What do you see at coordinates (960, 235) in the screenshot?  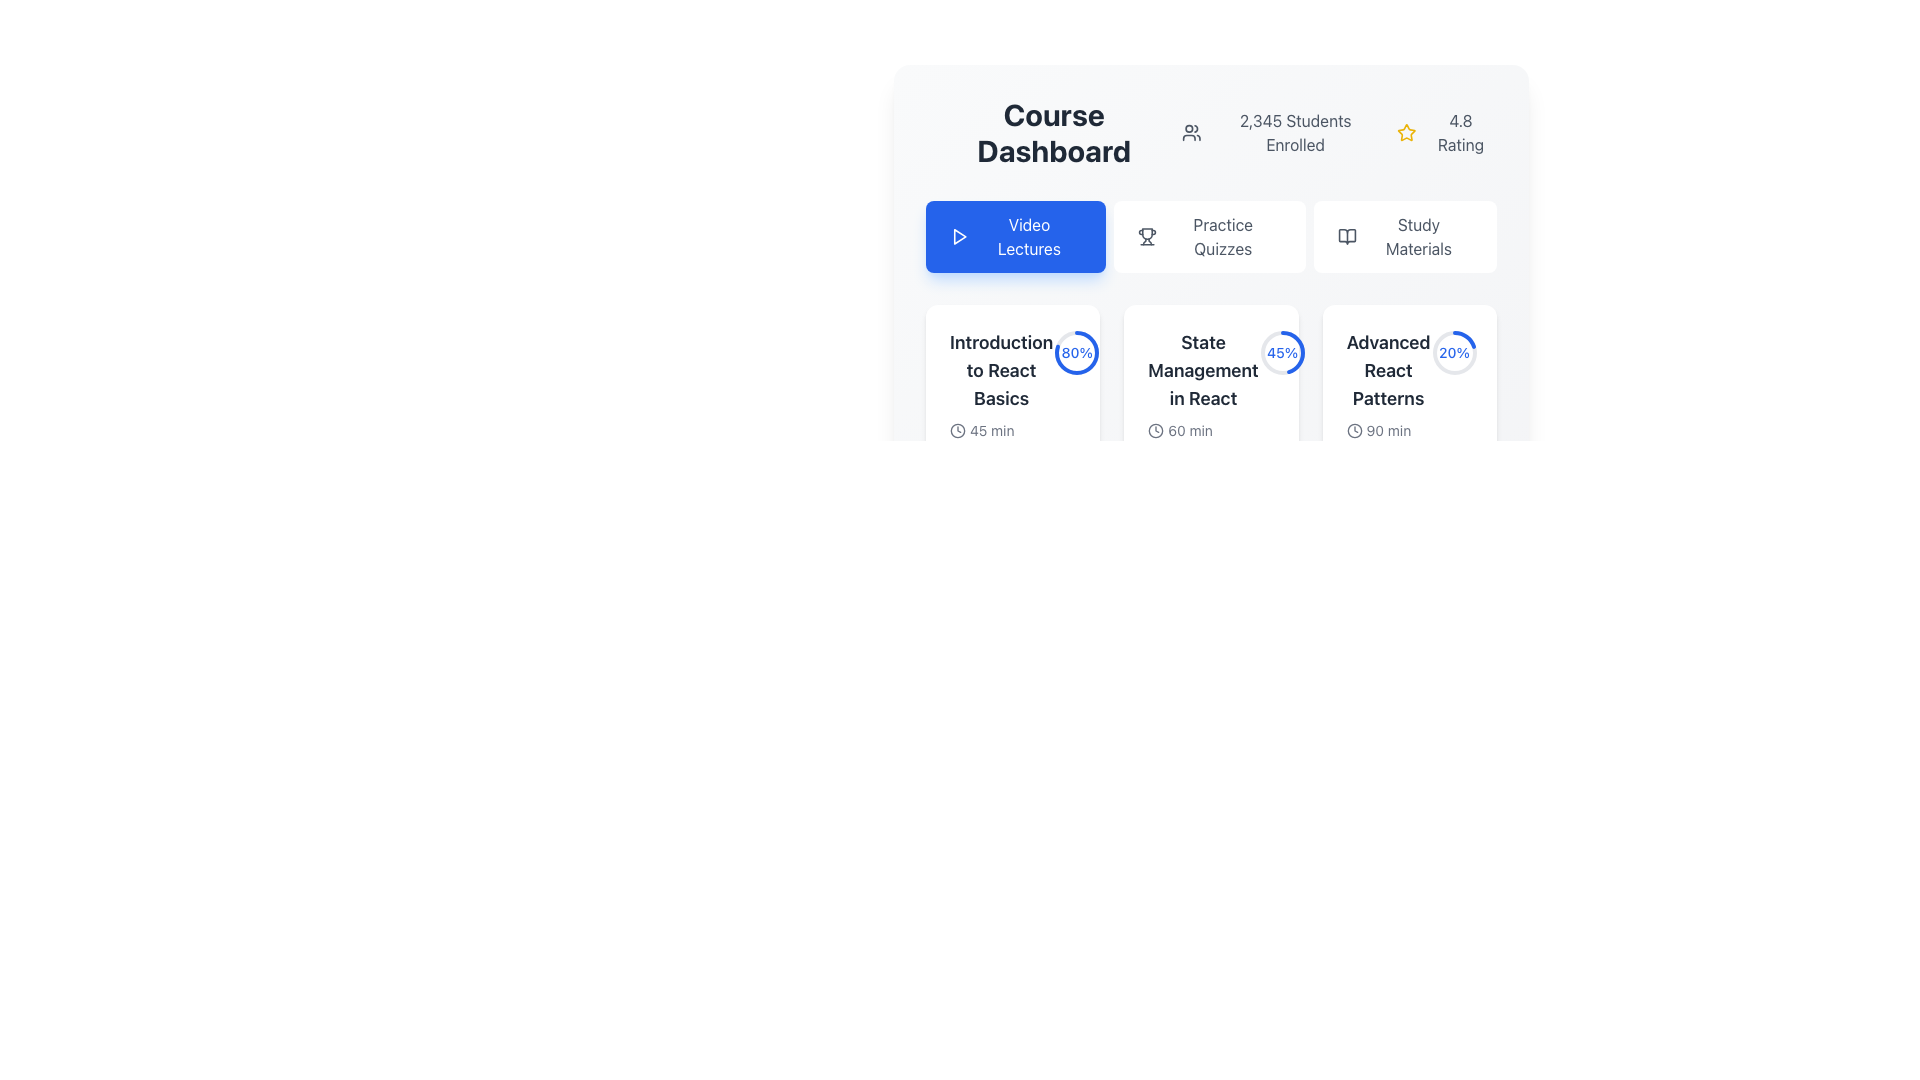 I see `the triangular play icon located on the left side of the 'Video Lectures' button, which provides access to video content in the upper-left section of the interface below the 'Course Dashboard' heading` at bounding box center [960, 235].